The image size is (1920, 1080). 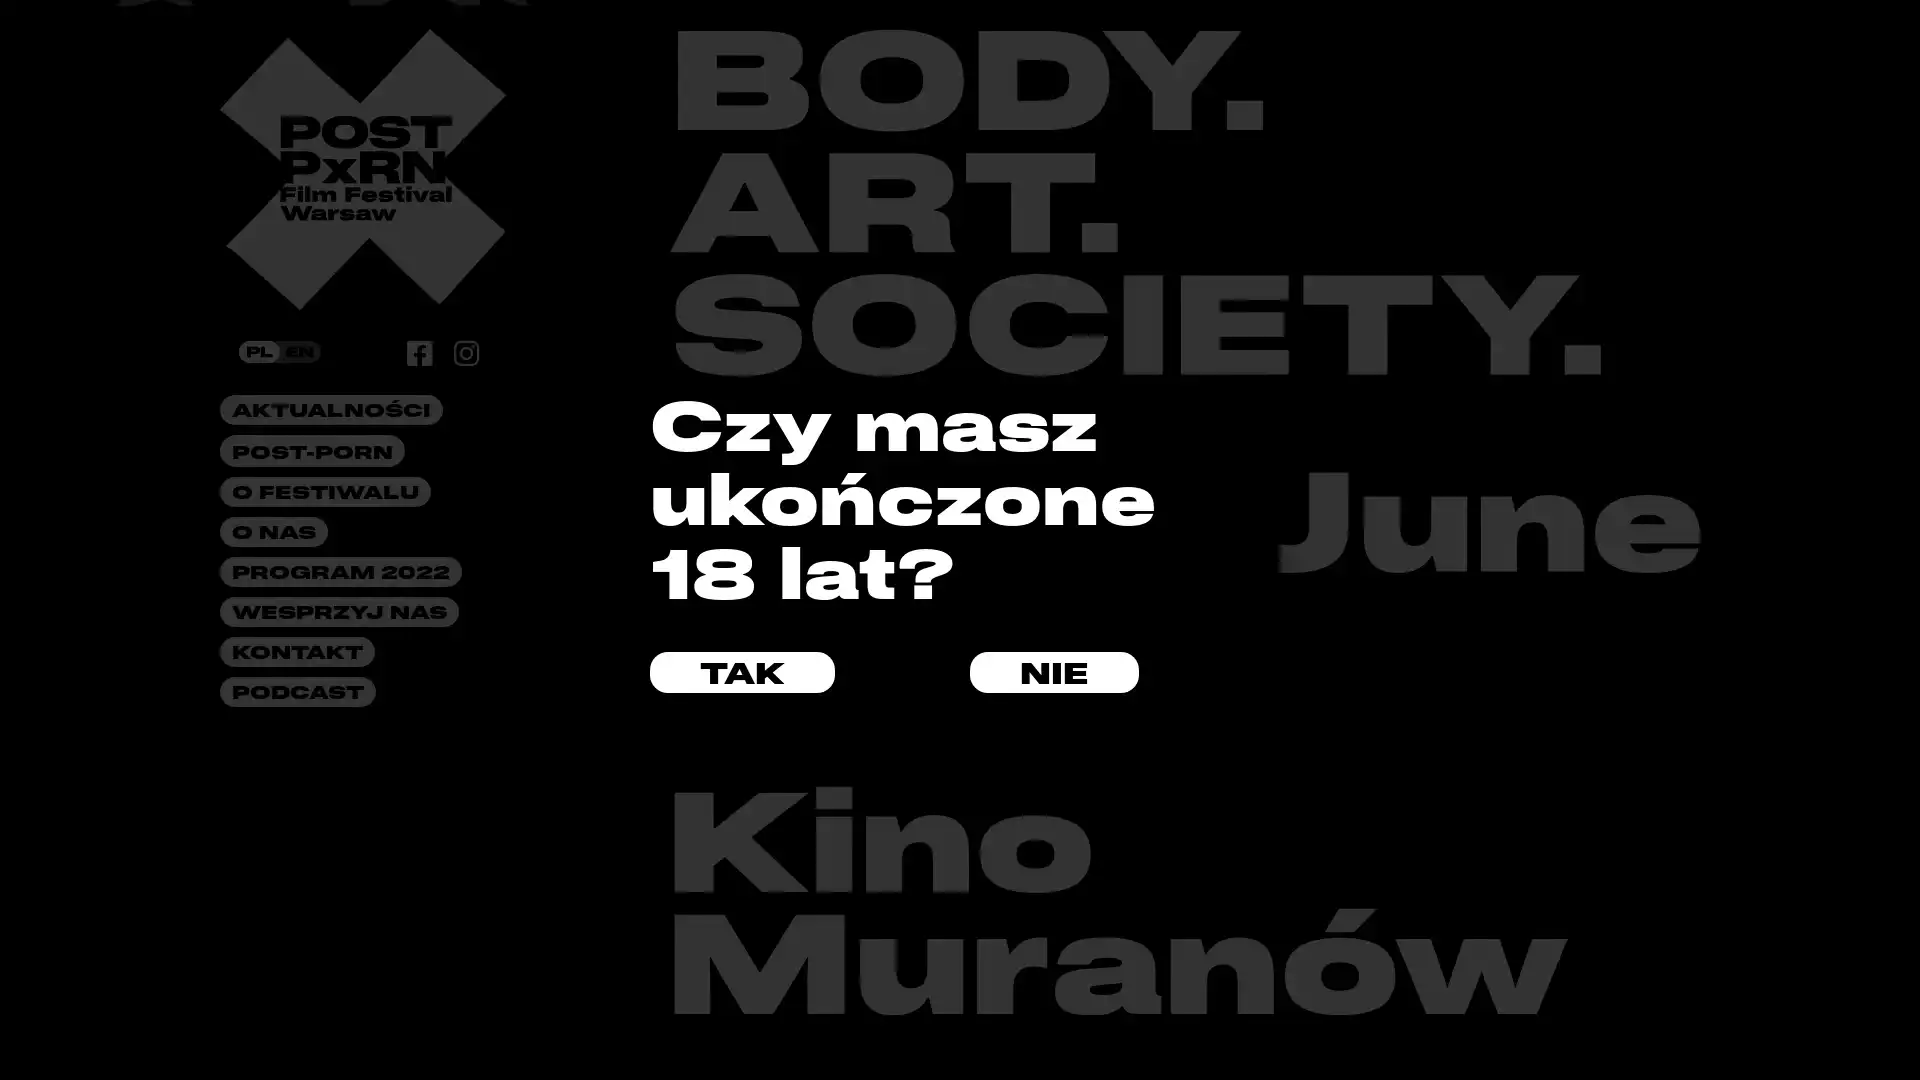 I want to click on WESPRZYJ NAS, so click(x=339, y=611).